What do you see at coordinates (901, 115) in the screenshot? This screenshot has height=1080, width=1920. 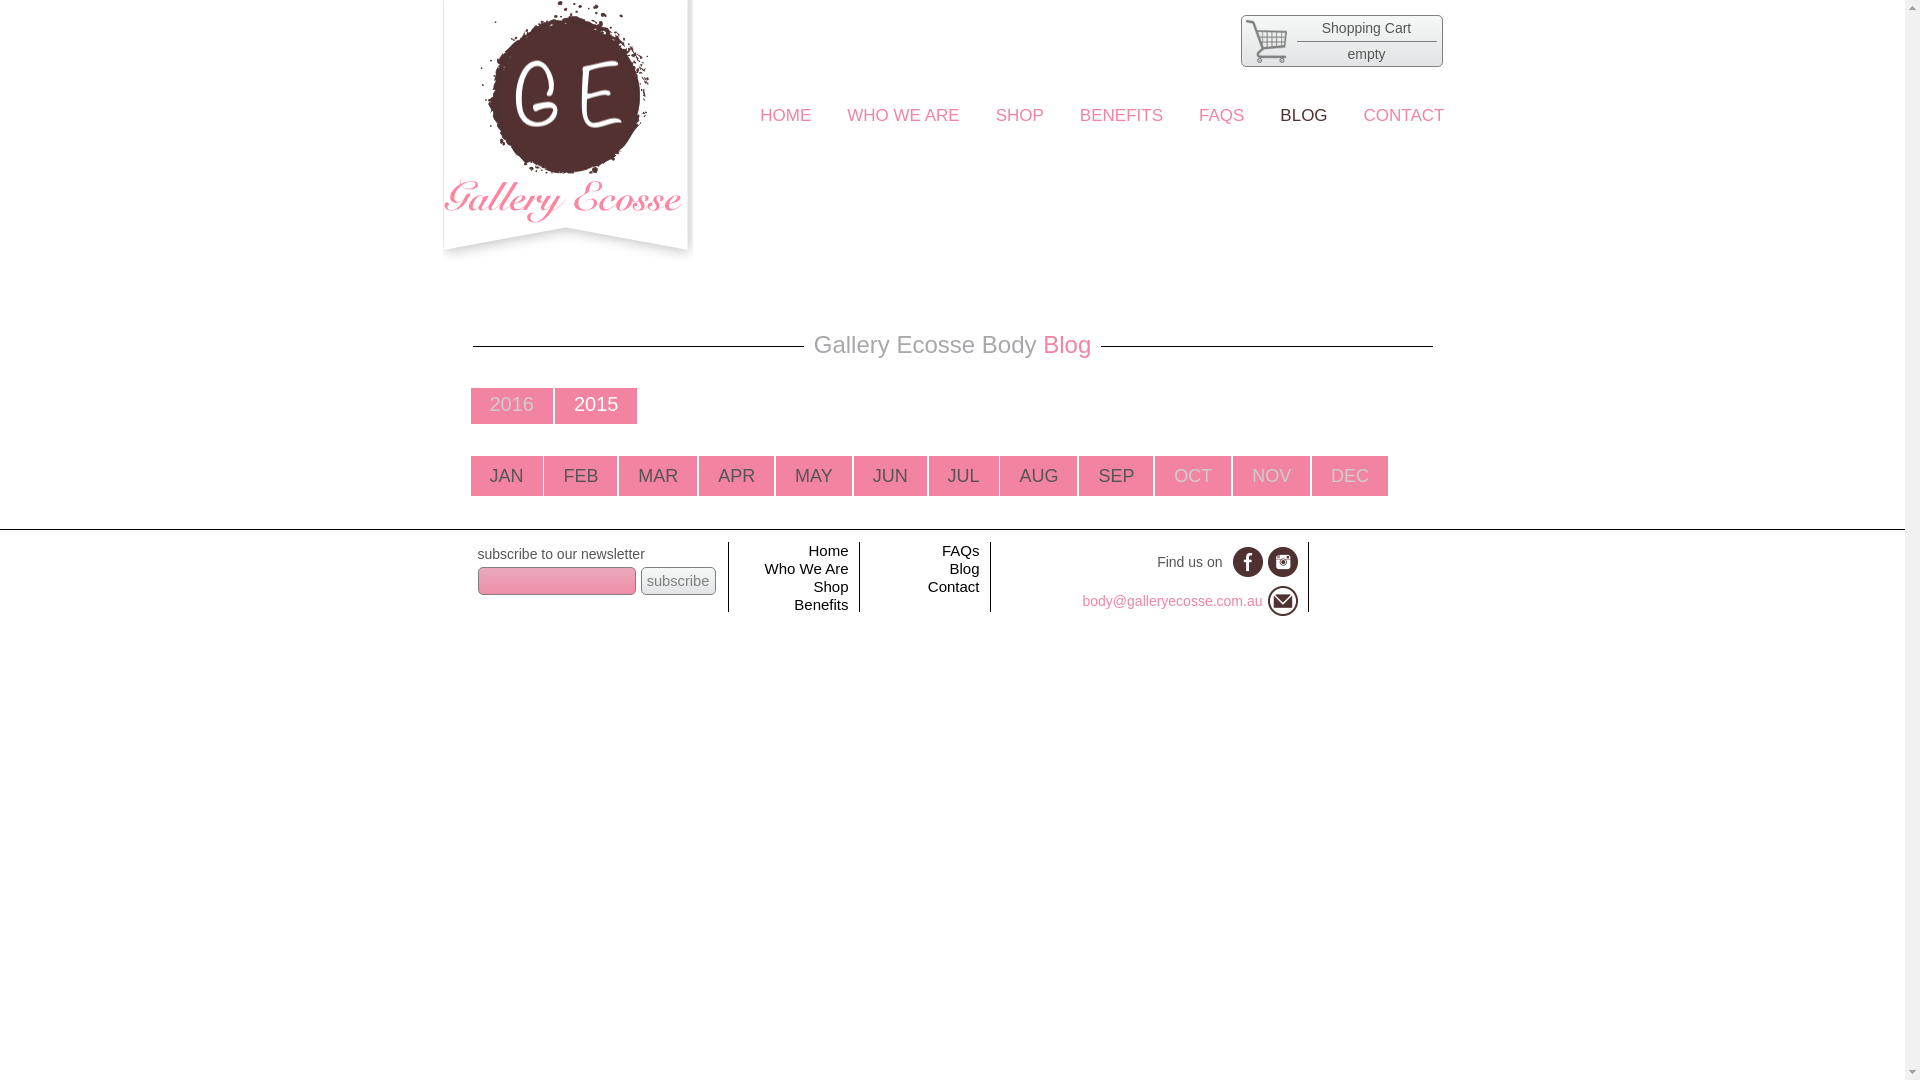 I see `'WHO WE ARE'` at bounding box center [901, 115].